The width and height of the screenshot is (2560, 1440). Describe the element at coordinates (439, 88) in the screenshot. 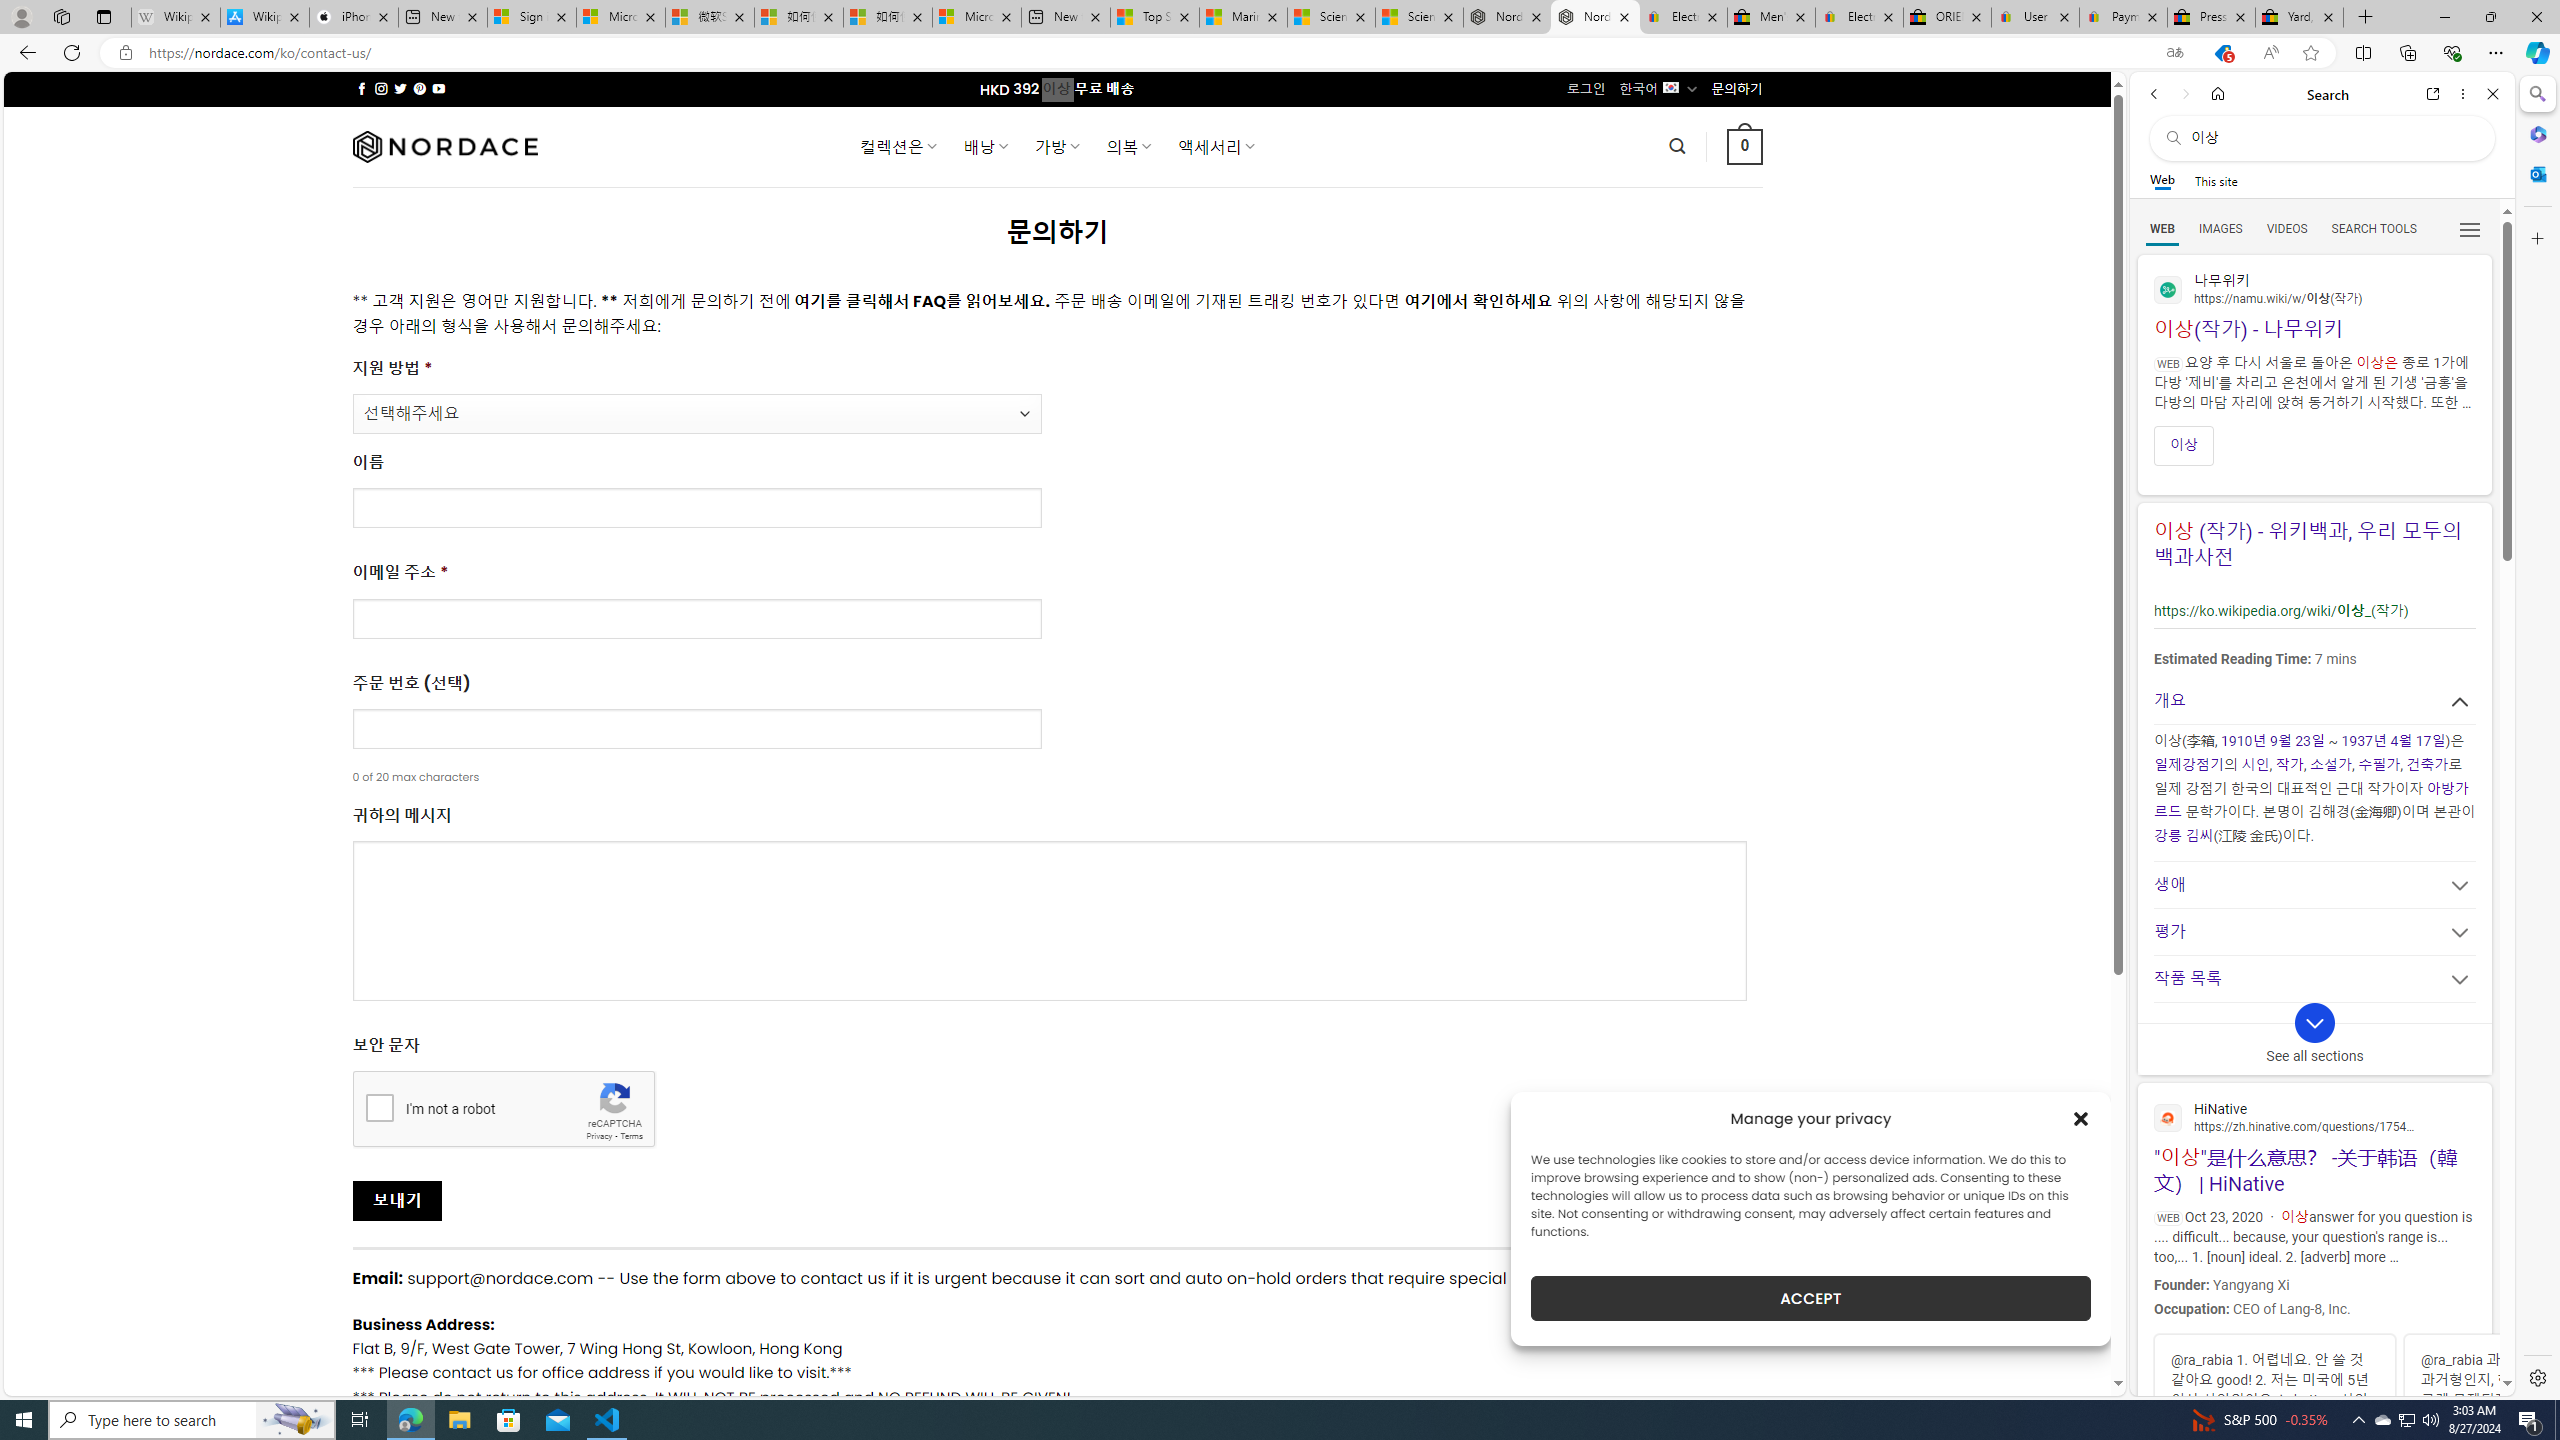

I see `'Follow on YouTube'` at that location.